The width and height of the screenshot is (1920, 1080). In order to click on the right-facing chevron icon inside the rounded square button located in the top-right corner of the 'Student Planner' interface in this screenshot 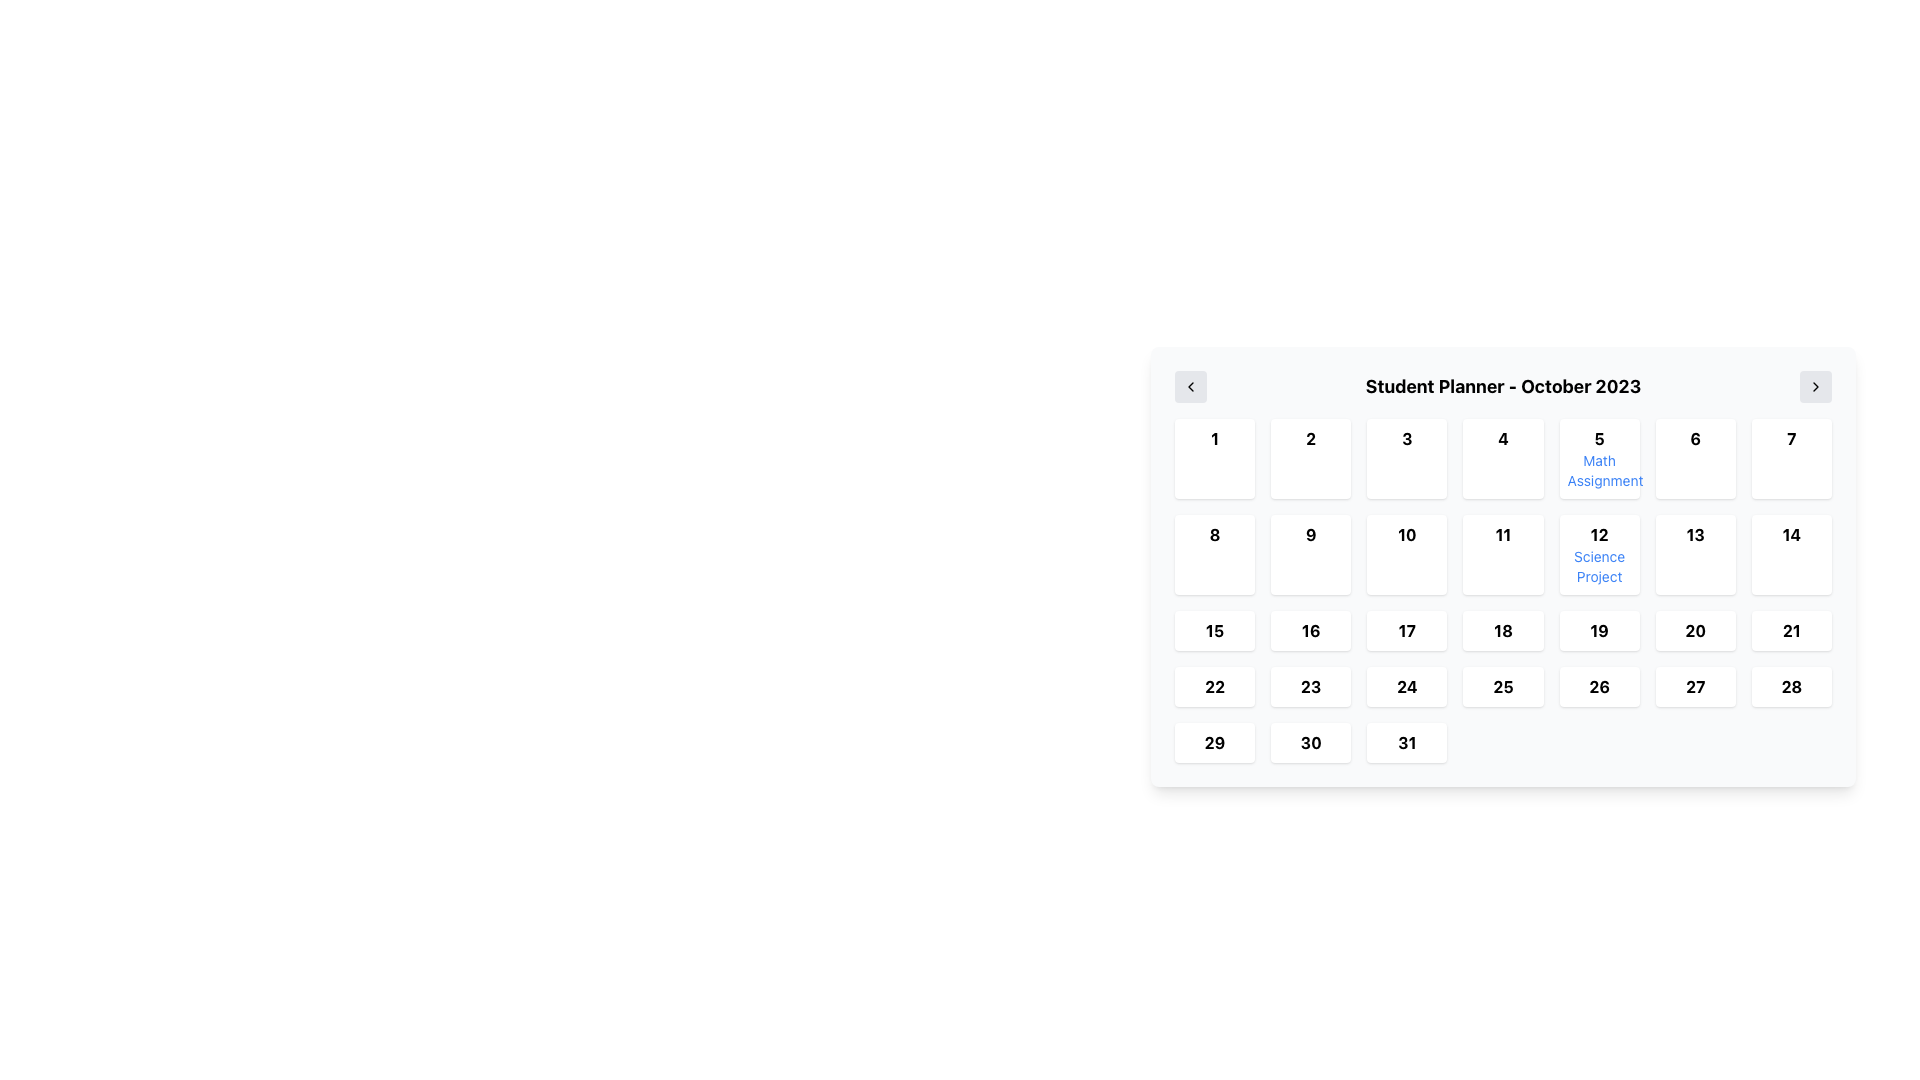, I will do `click(1815, 386)`.